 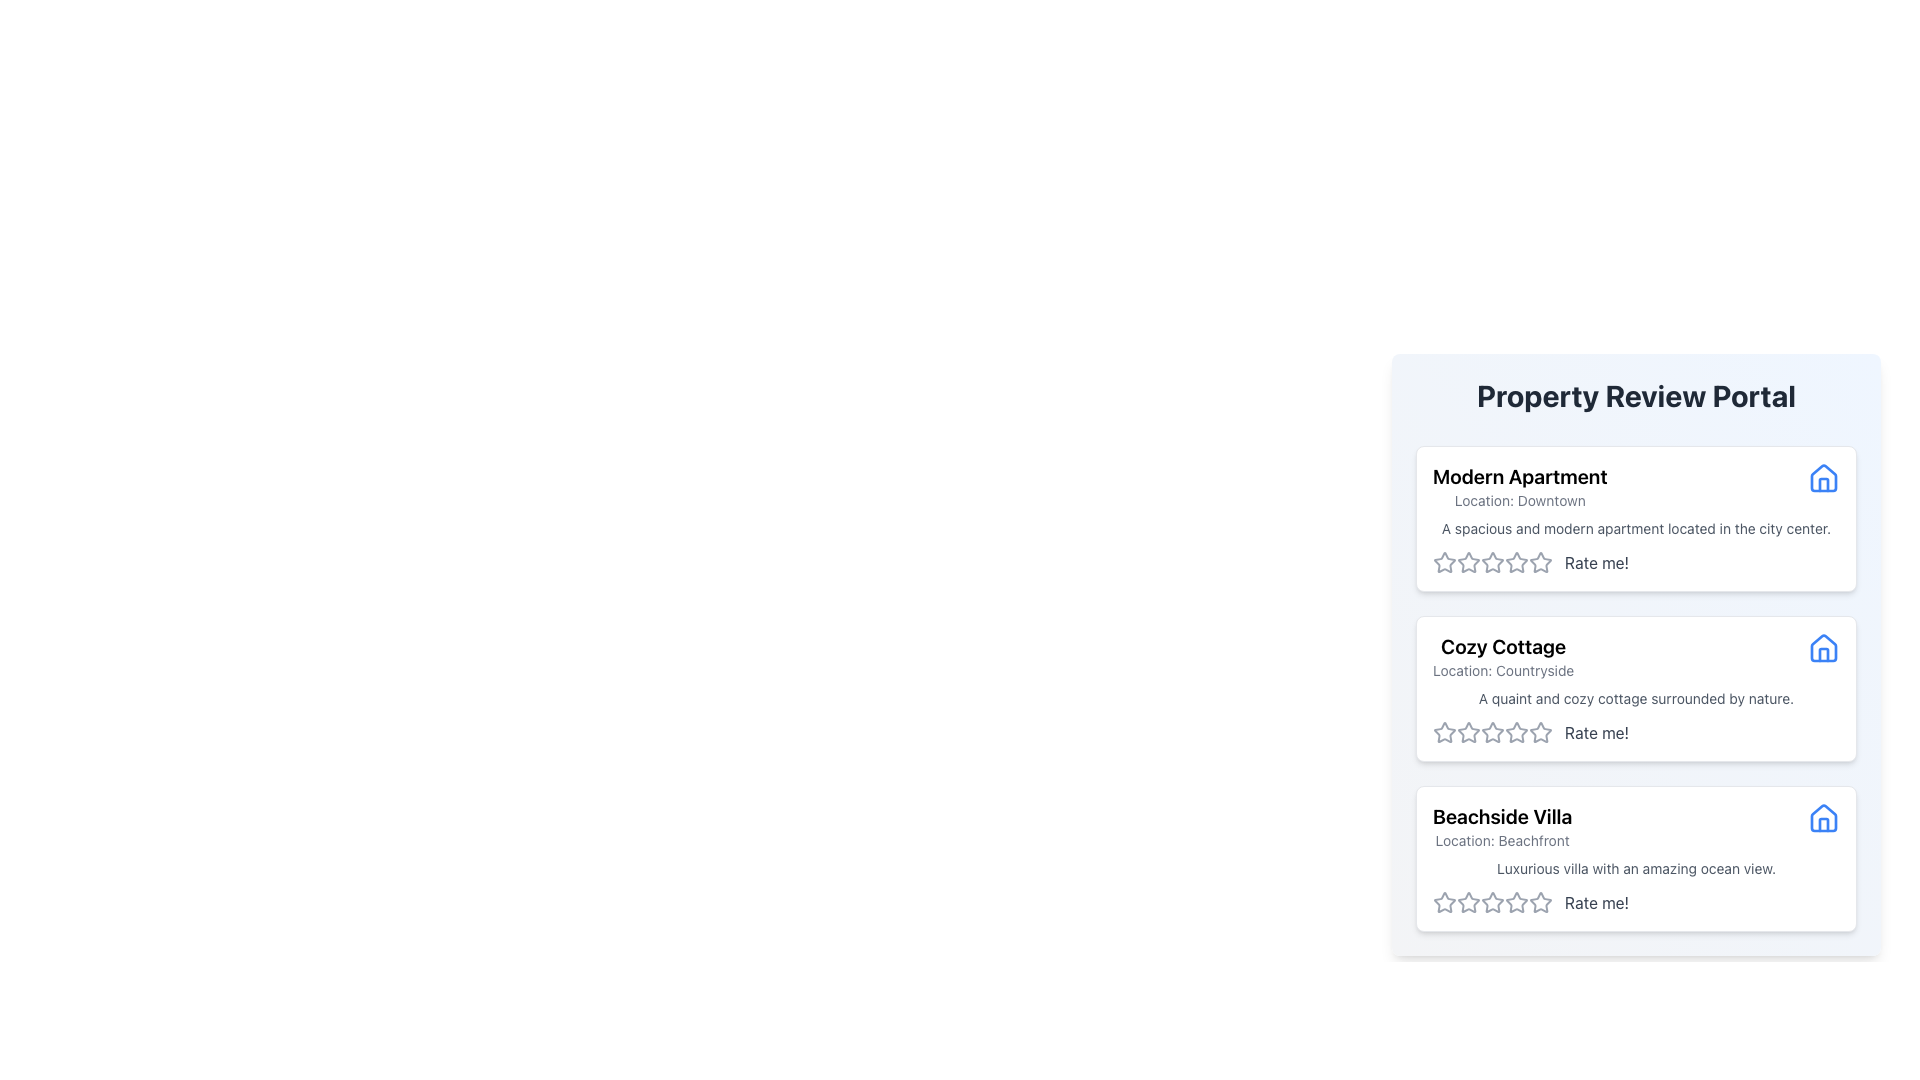 I want to click on the fifth Rating Star Icon in the 5-star rating system beneath the 'Beachside Villa' card, so click(x=1539, y=902).